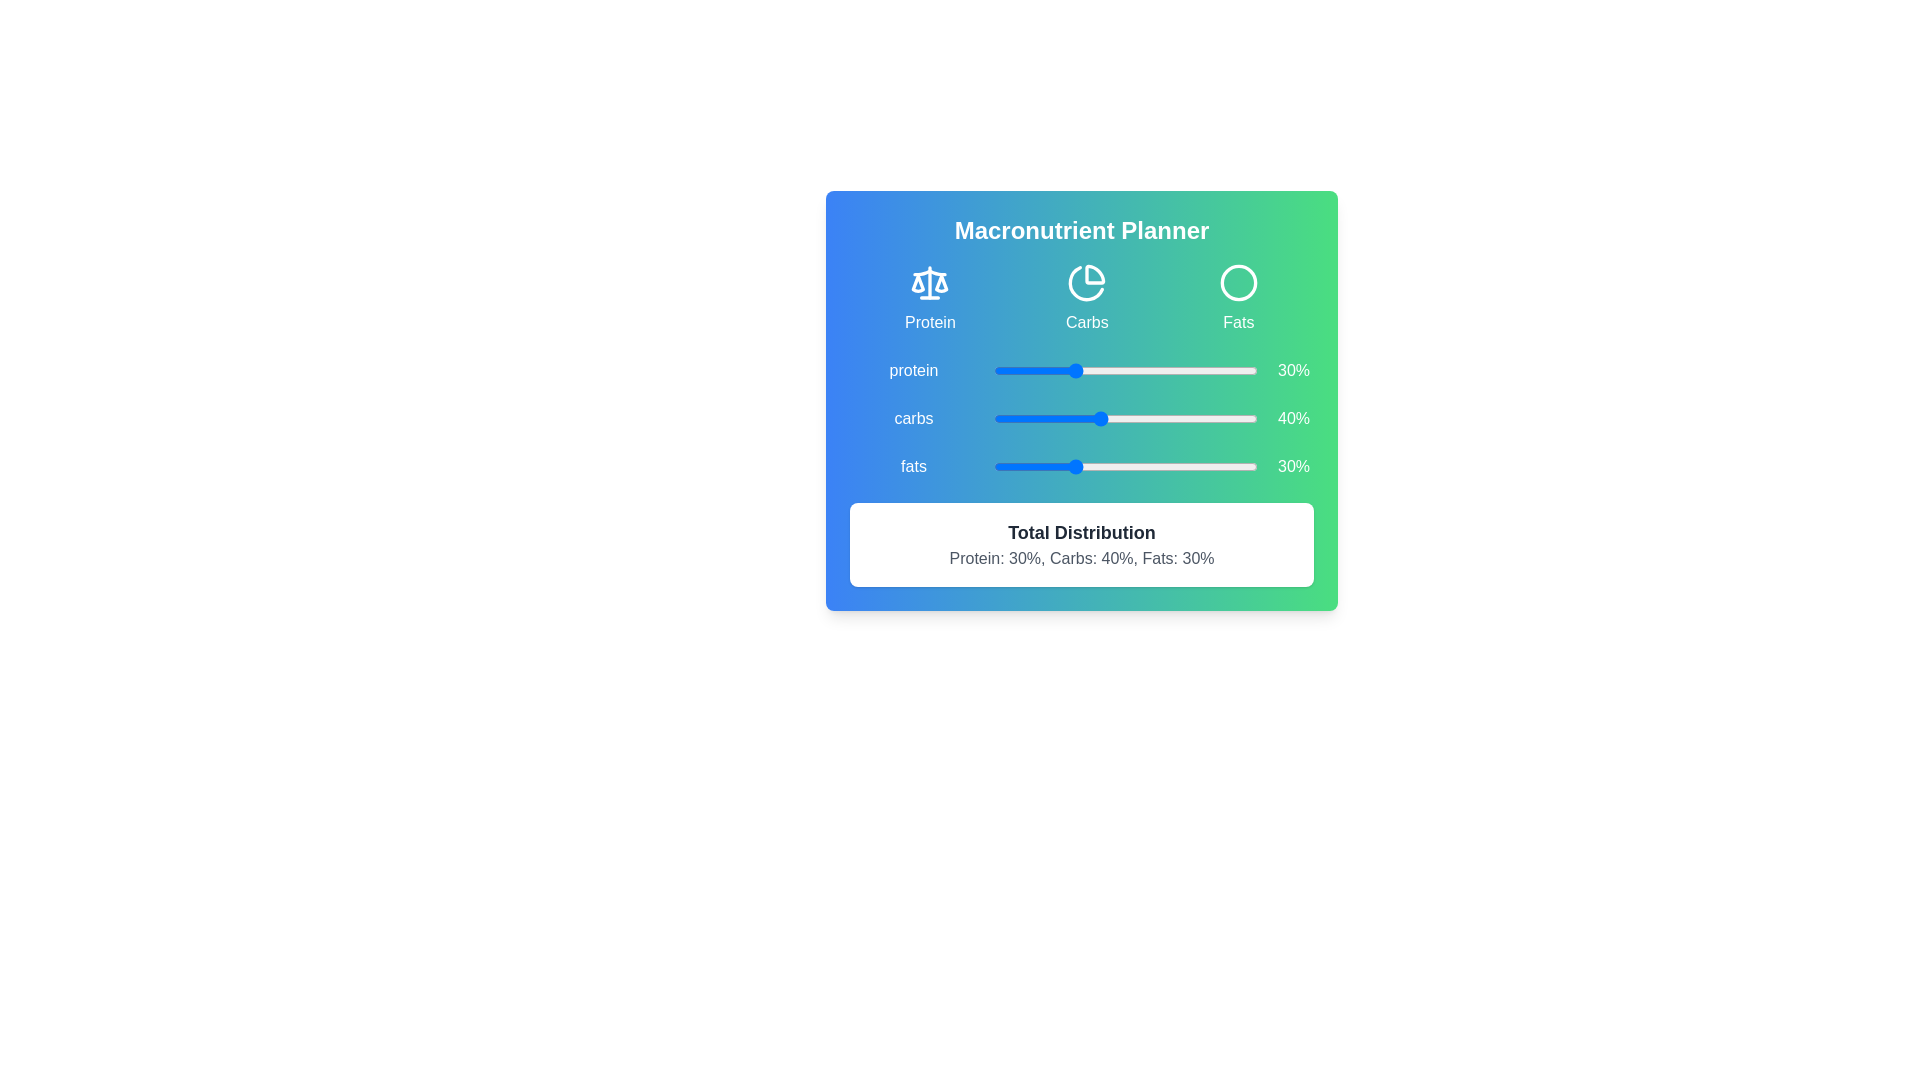 The width and height of the screenshot is (1920, 1080). I want to click on the carbs percentage, so click(1170, 418).